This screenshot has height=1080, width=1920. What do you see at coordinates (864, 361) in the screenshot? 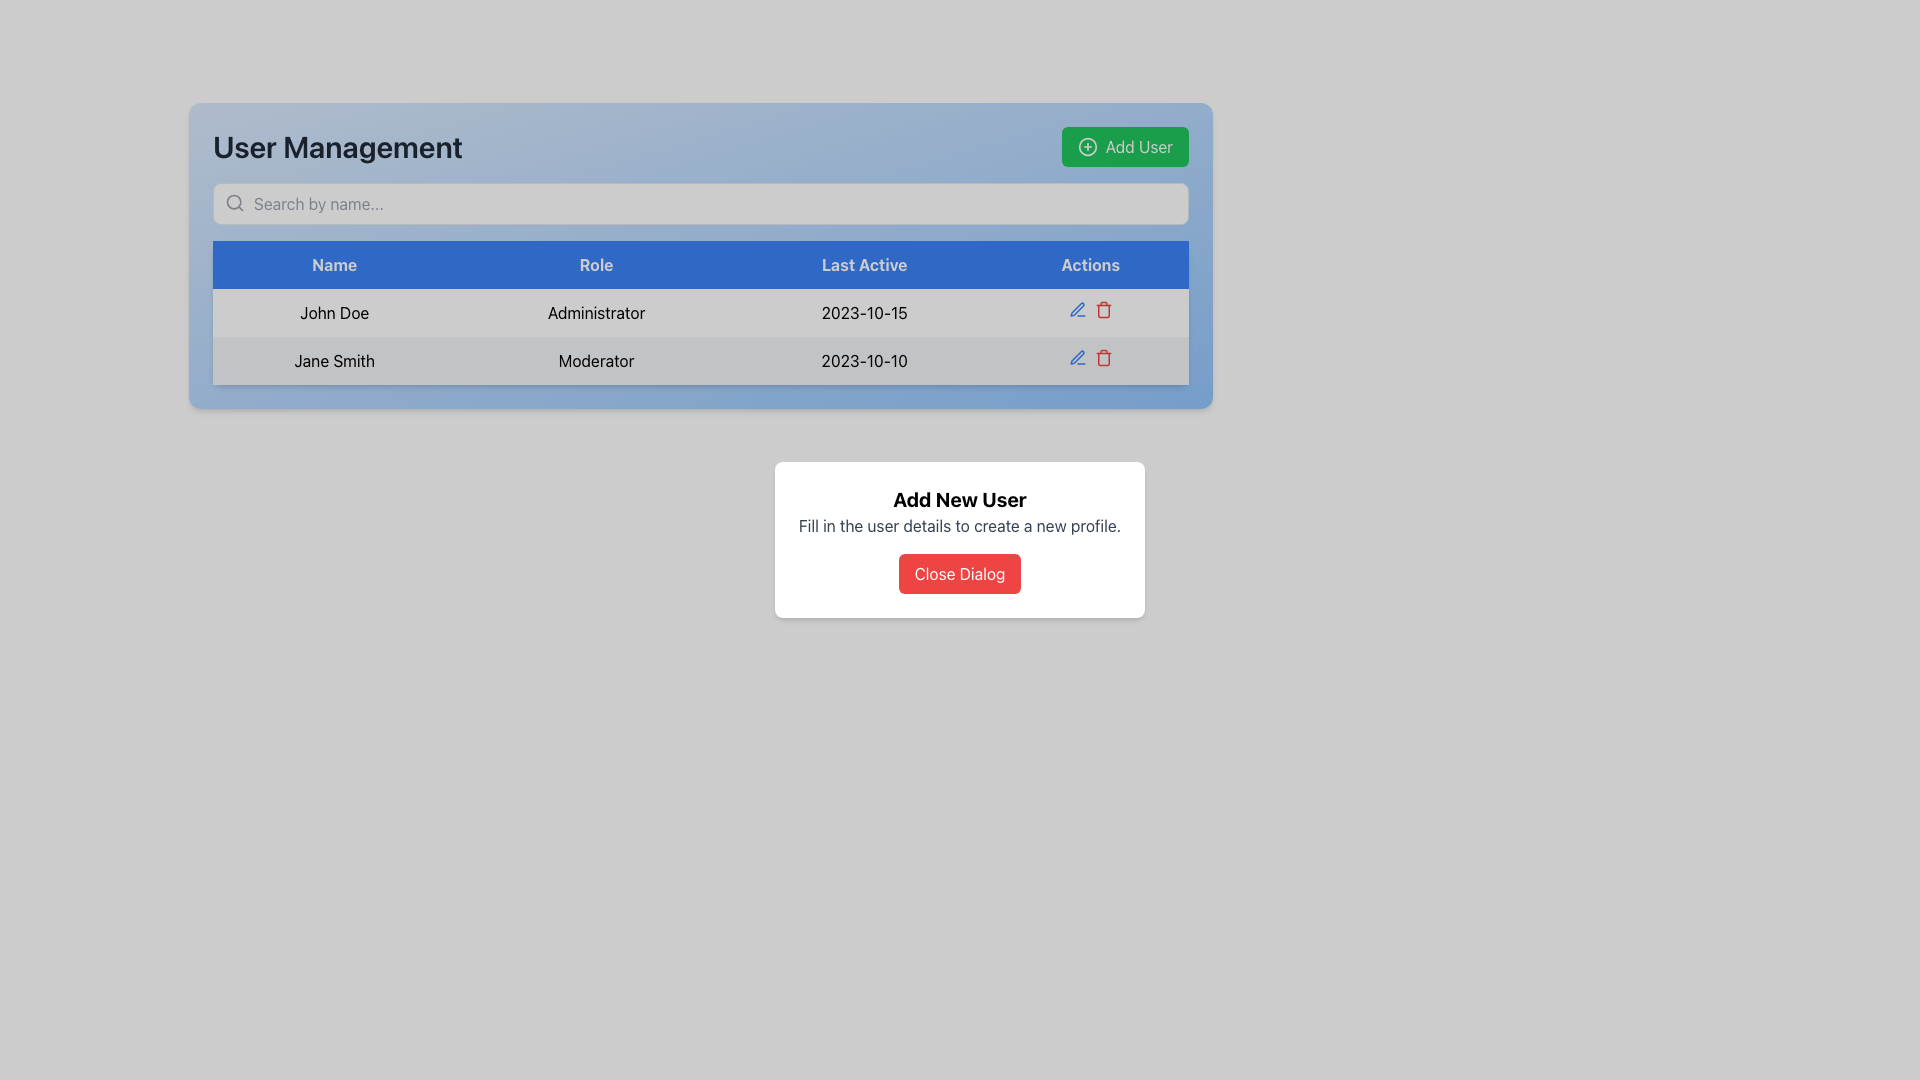
I see `the text label displaying the date '2023-10-10' located in the second row of the table under the 'Last Active' column header` at bounding box center [864, 361].